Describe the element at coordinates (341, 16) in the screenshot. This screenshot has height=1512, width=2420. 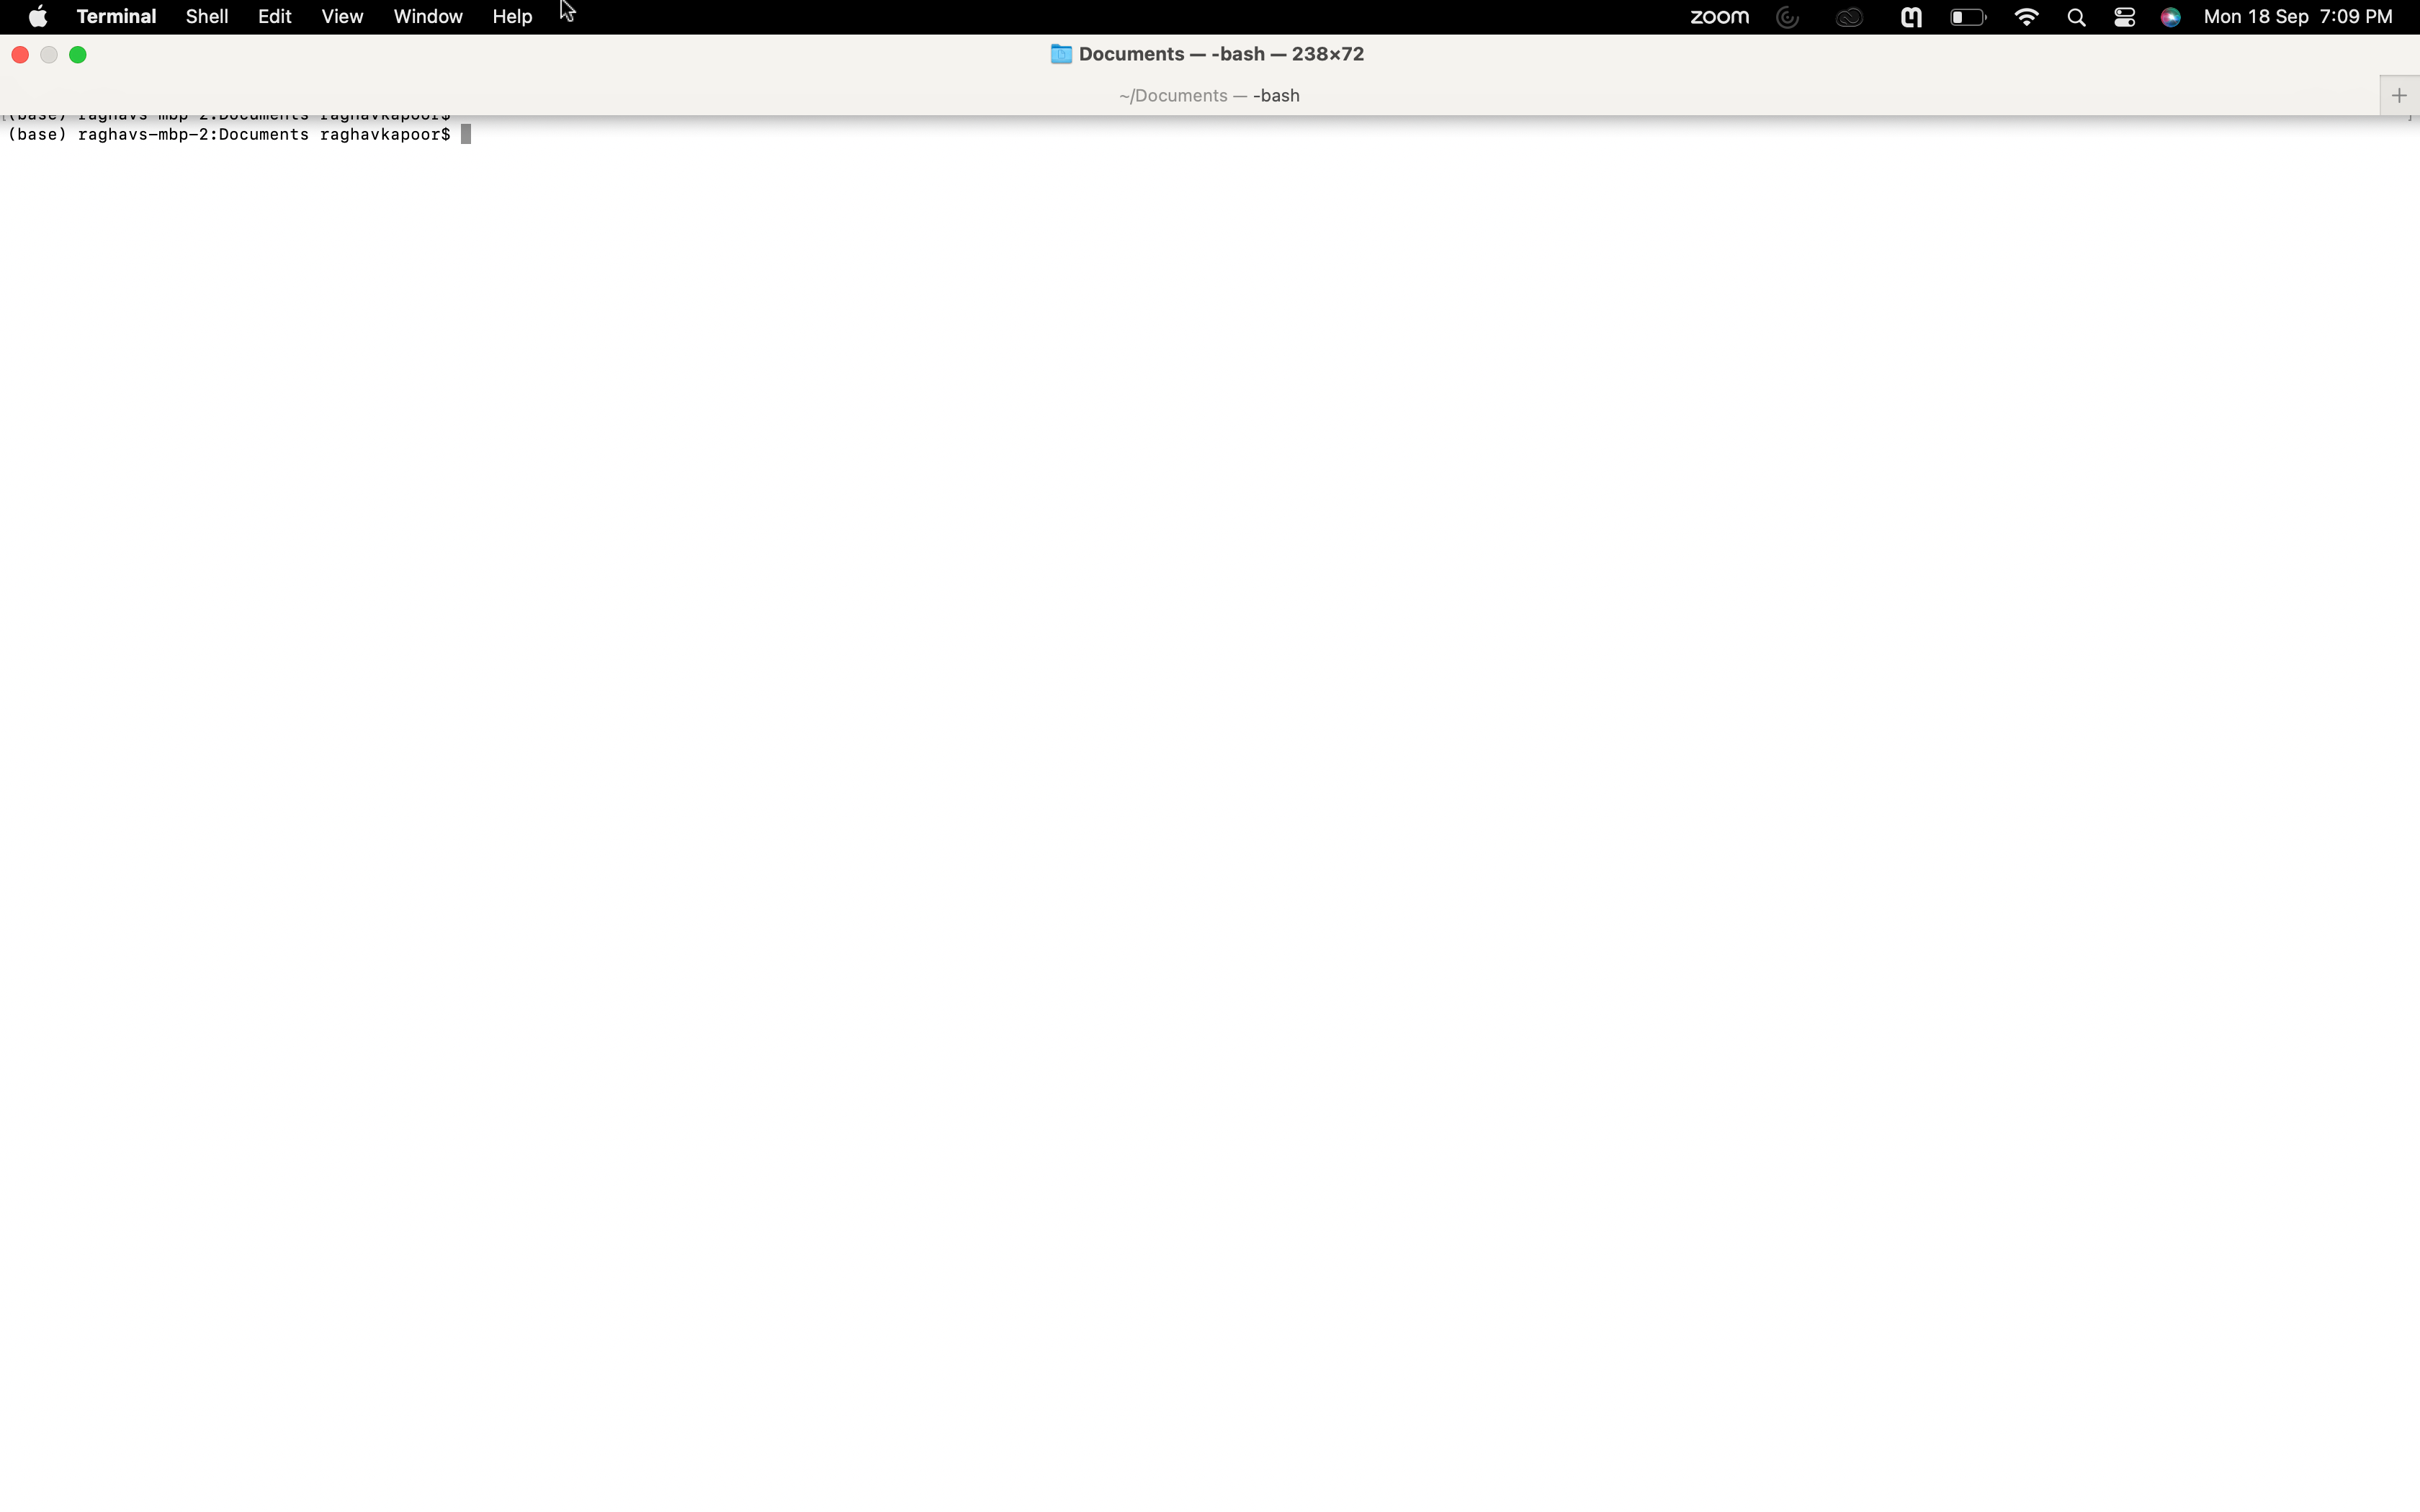
I see `Use the view option to create a two-part view on your screen` at that location.